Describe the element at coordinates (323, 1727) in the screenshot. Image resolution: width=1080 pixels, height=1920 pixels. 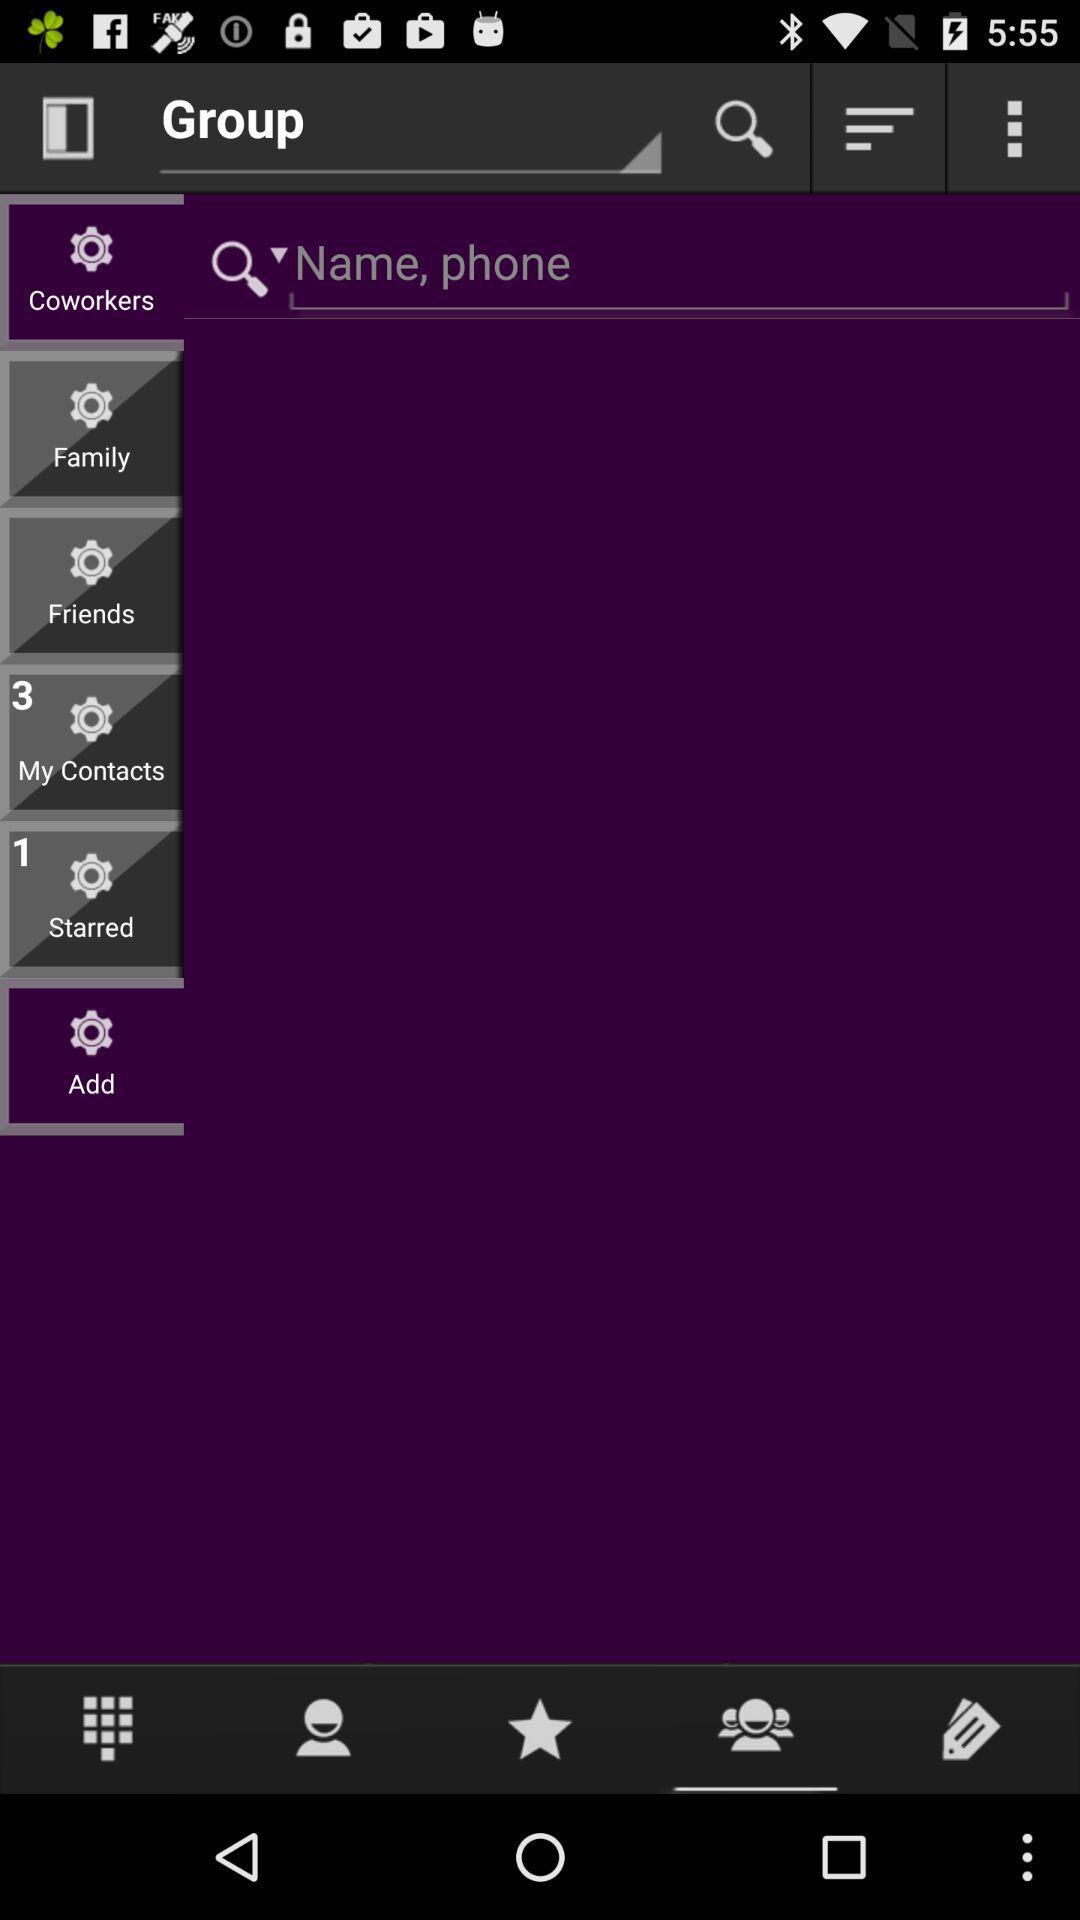
I see `open people option` at that location.